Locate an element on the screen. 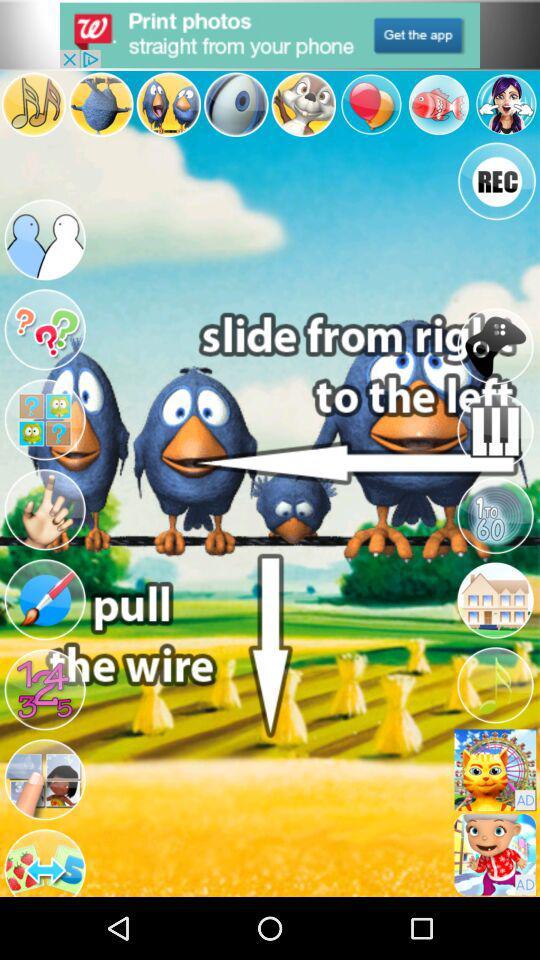 This screenshot has width=540, height=960. the joystick icon is located at coordinates (494, 346).